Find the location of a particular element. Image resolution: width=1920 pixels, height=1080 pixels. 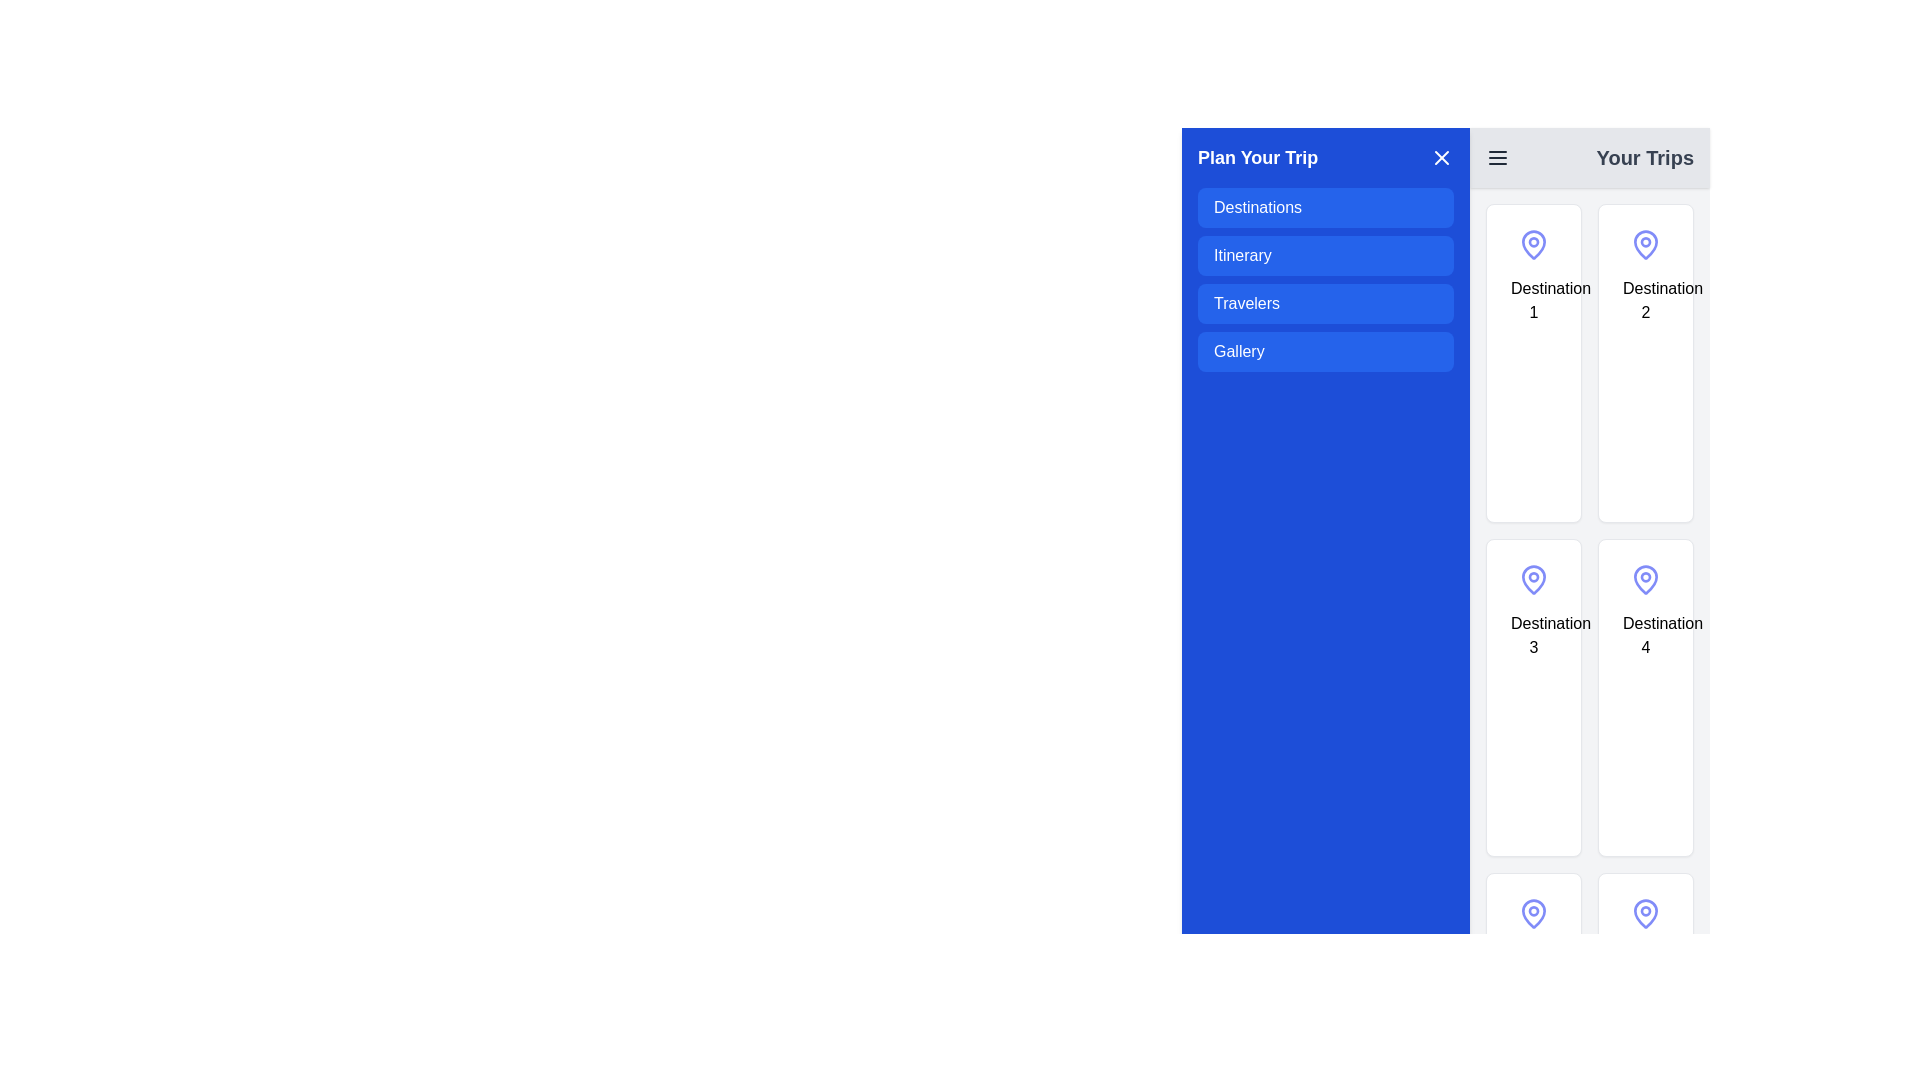

the menu icon represented by three horizontal lines located is located at coordinates (1497, 157).